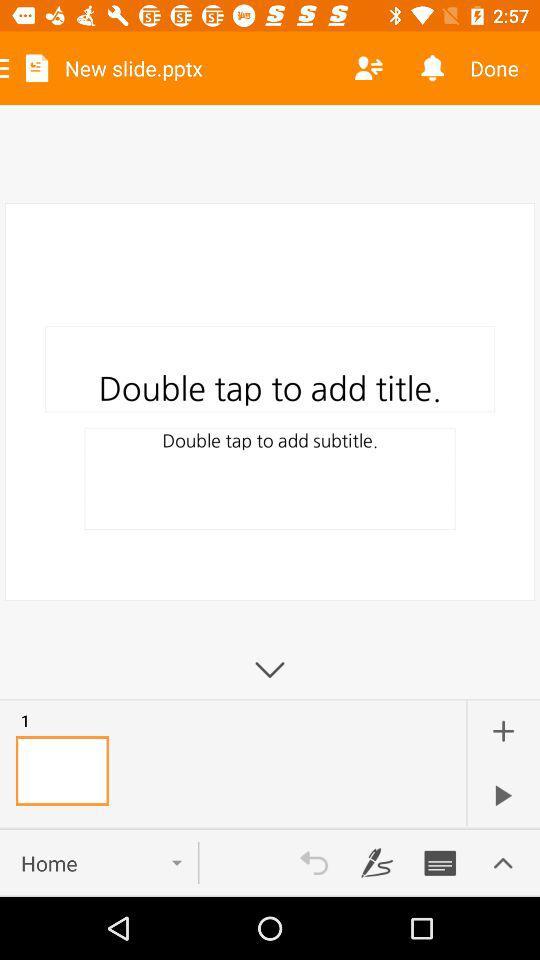 The width and height of the screenshot is (540, 960). I want to click on the undo icon, so click(314, 862).